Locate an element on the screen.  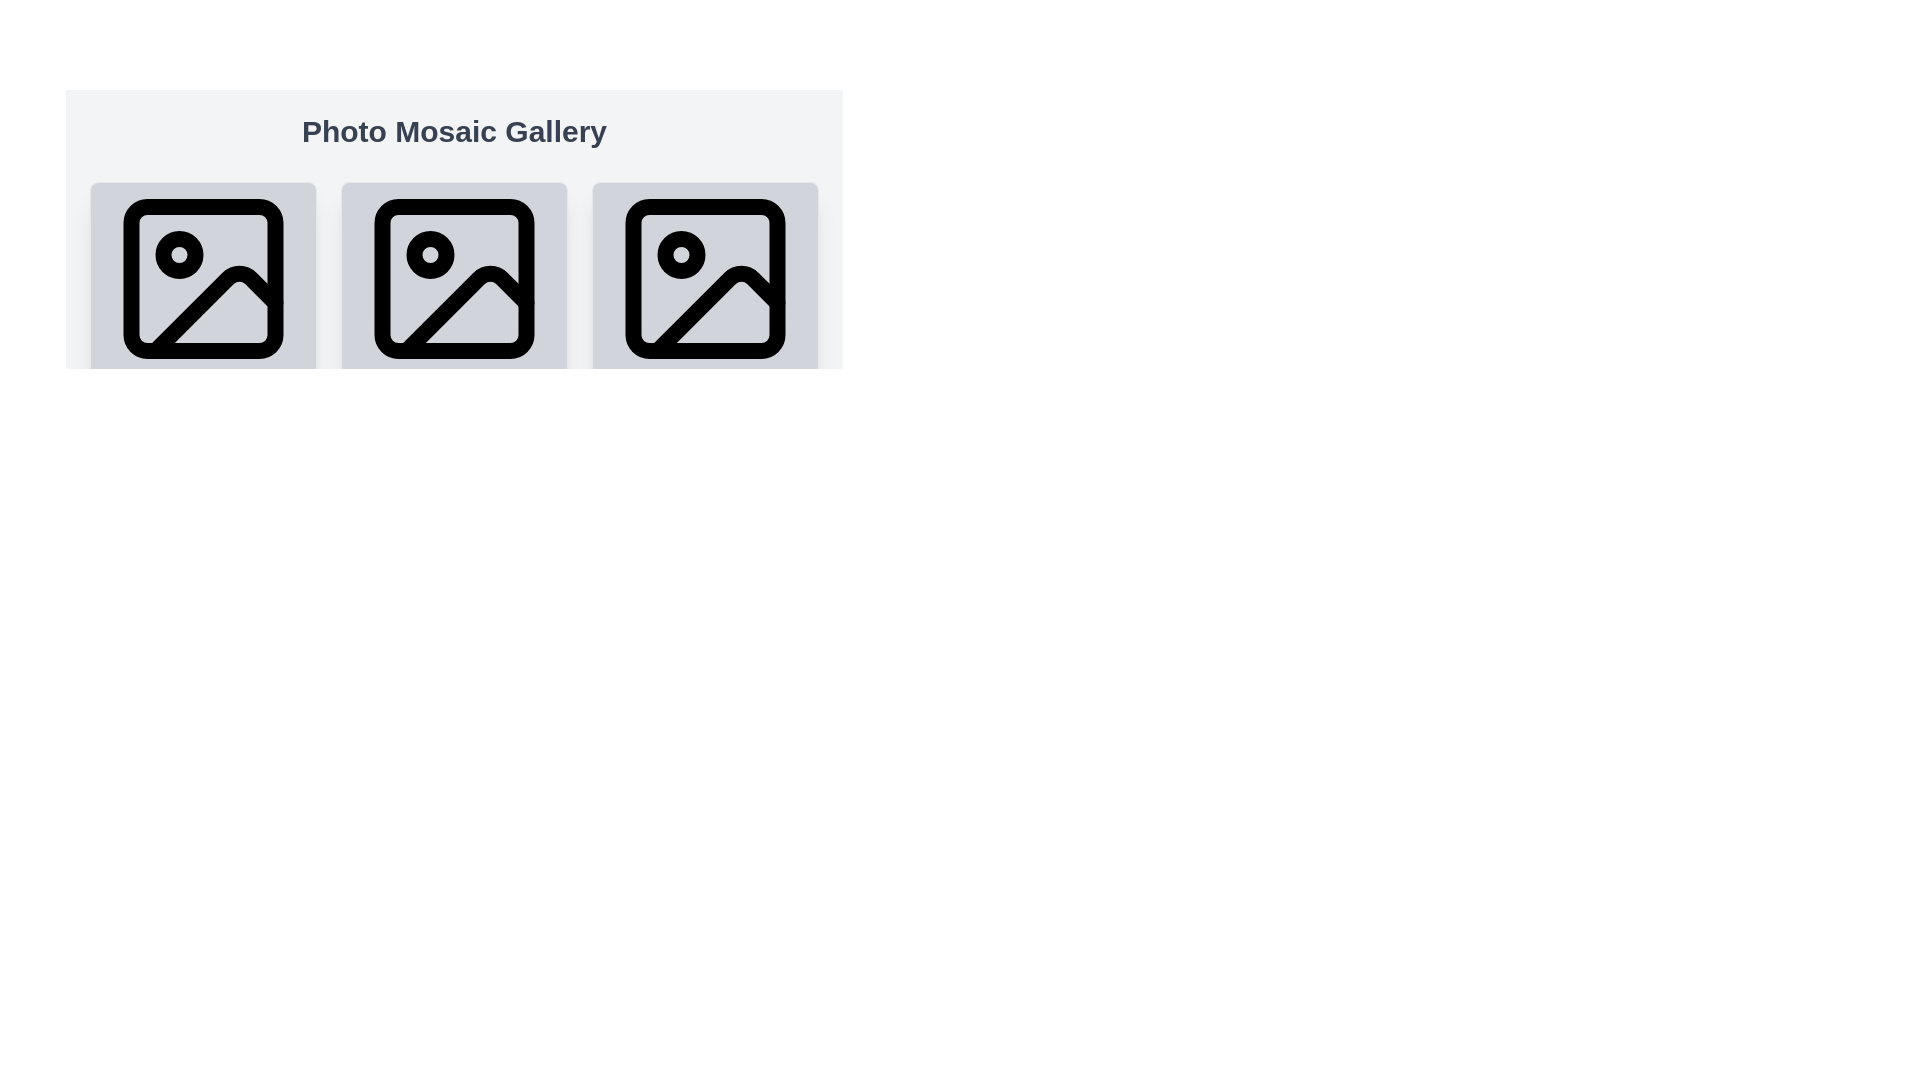
the triangular shape within the first icon box from the left, which symbolizes a mountain or hill, located at the bottom of the icon is located at coordinates (215, 312).